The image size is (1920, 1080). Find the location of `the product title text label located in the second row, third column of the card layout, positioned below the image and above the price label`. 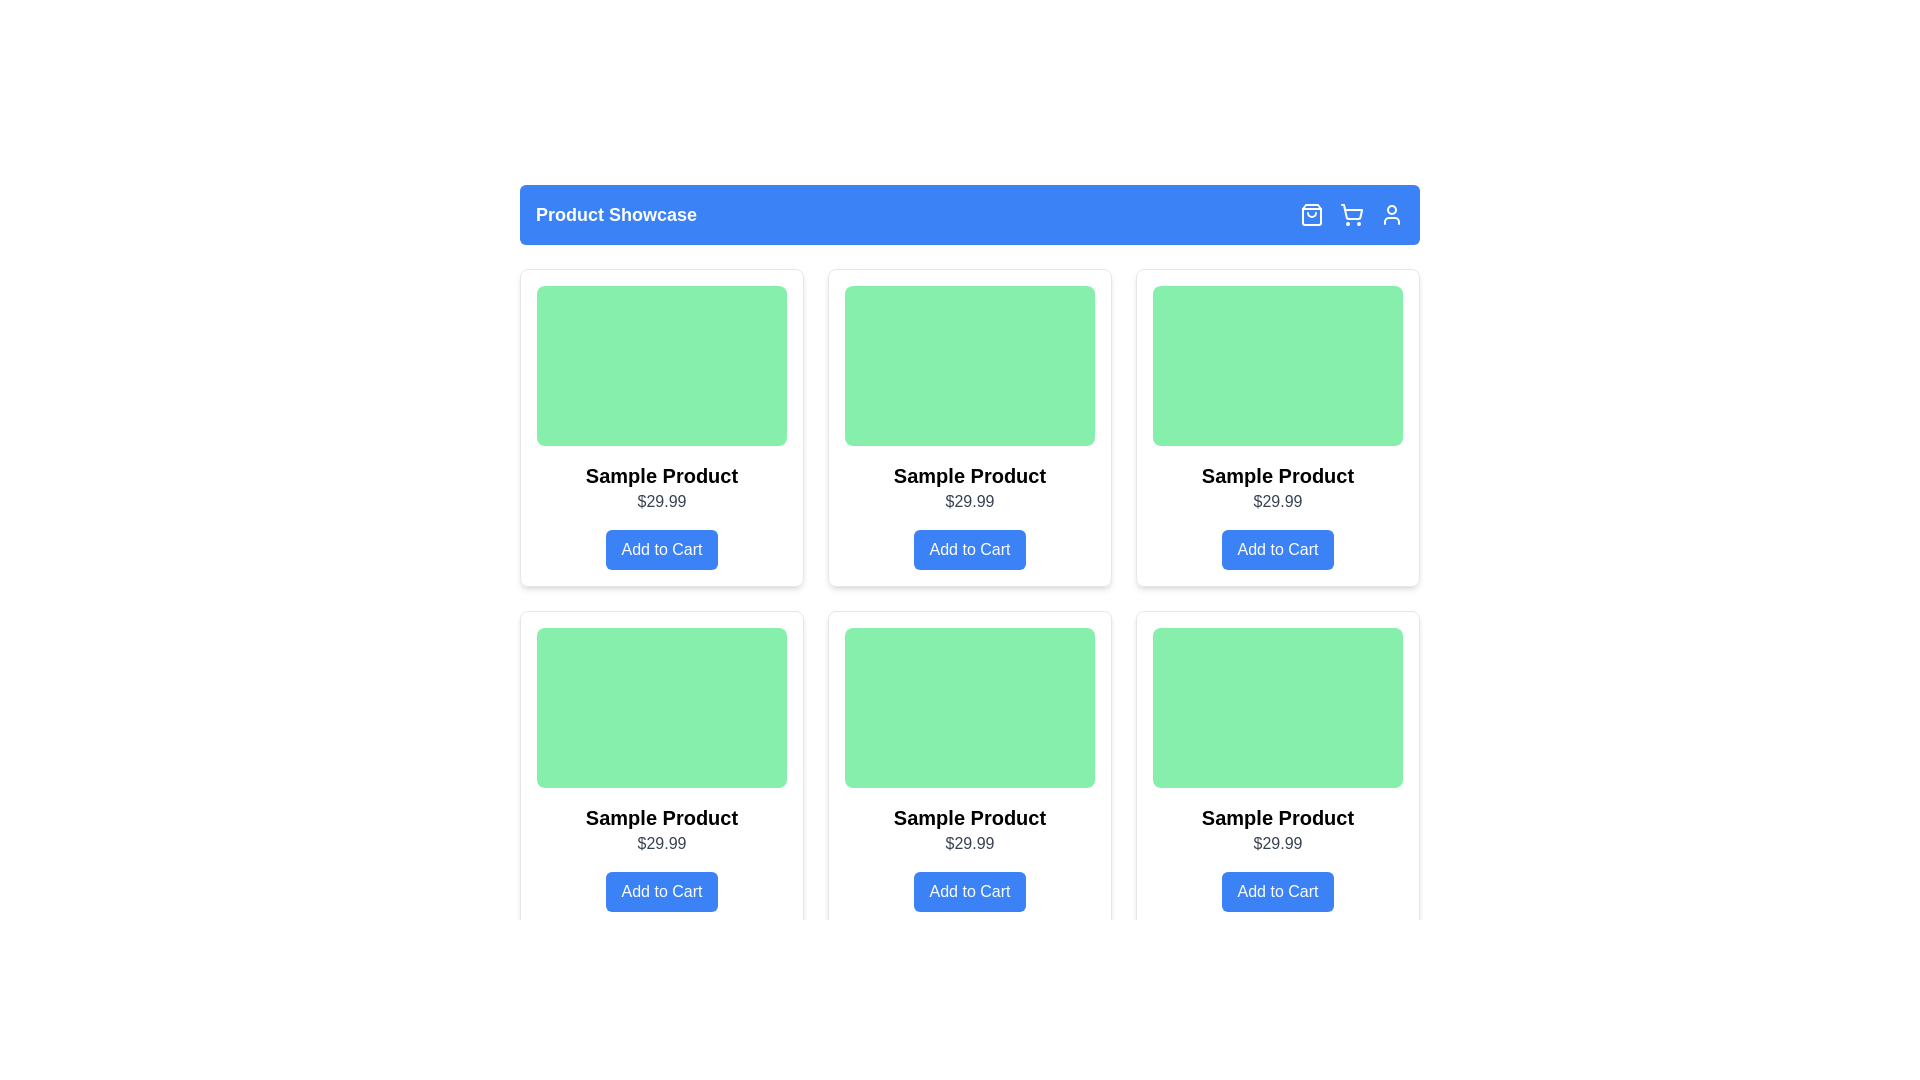

the product title text label located in the second row, third column of the card layout, positioned below the image and above the price label is located at coordinates (1276, 817).